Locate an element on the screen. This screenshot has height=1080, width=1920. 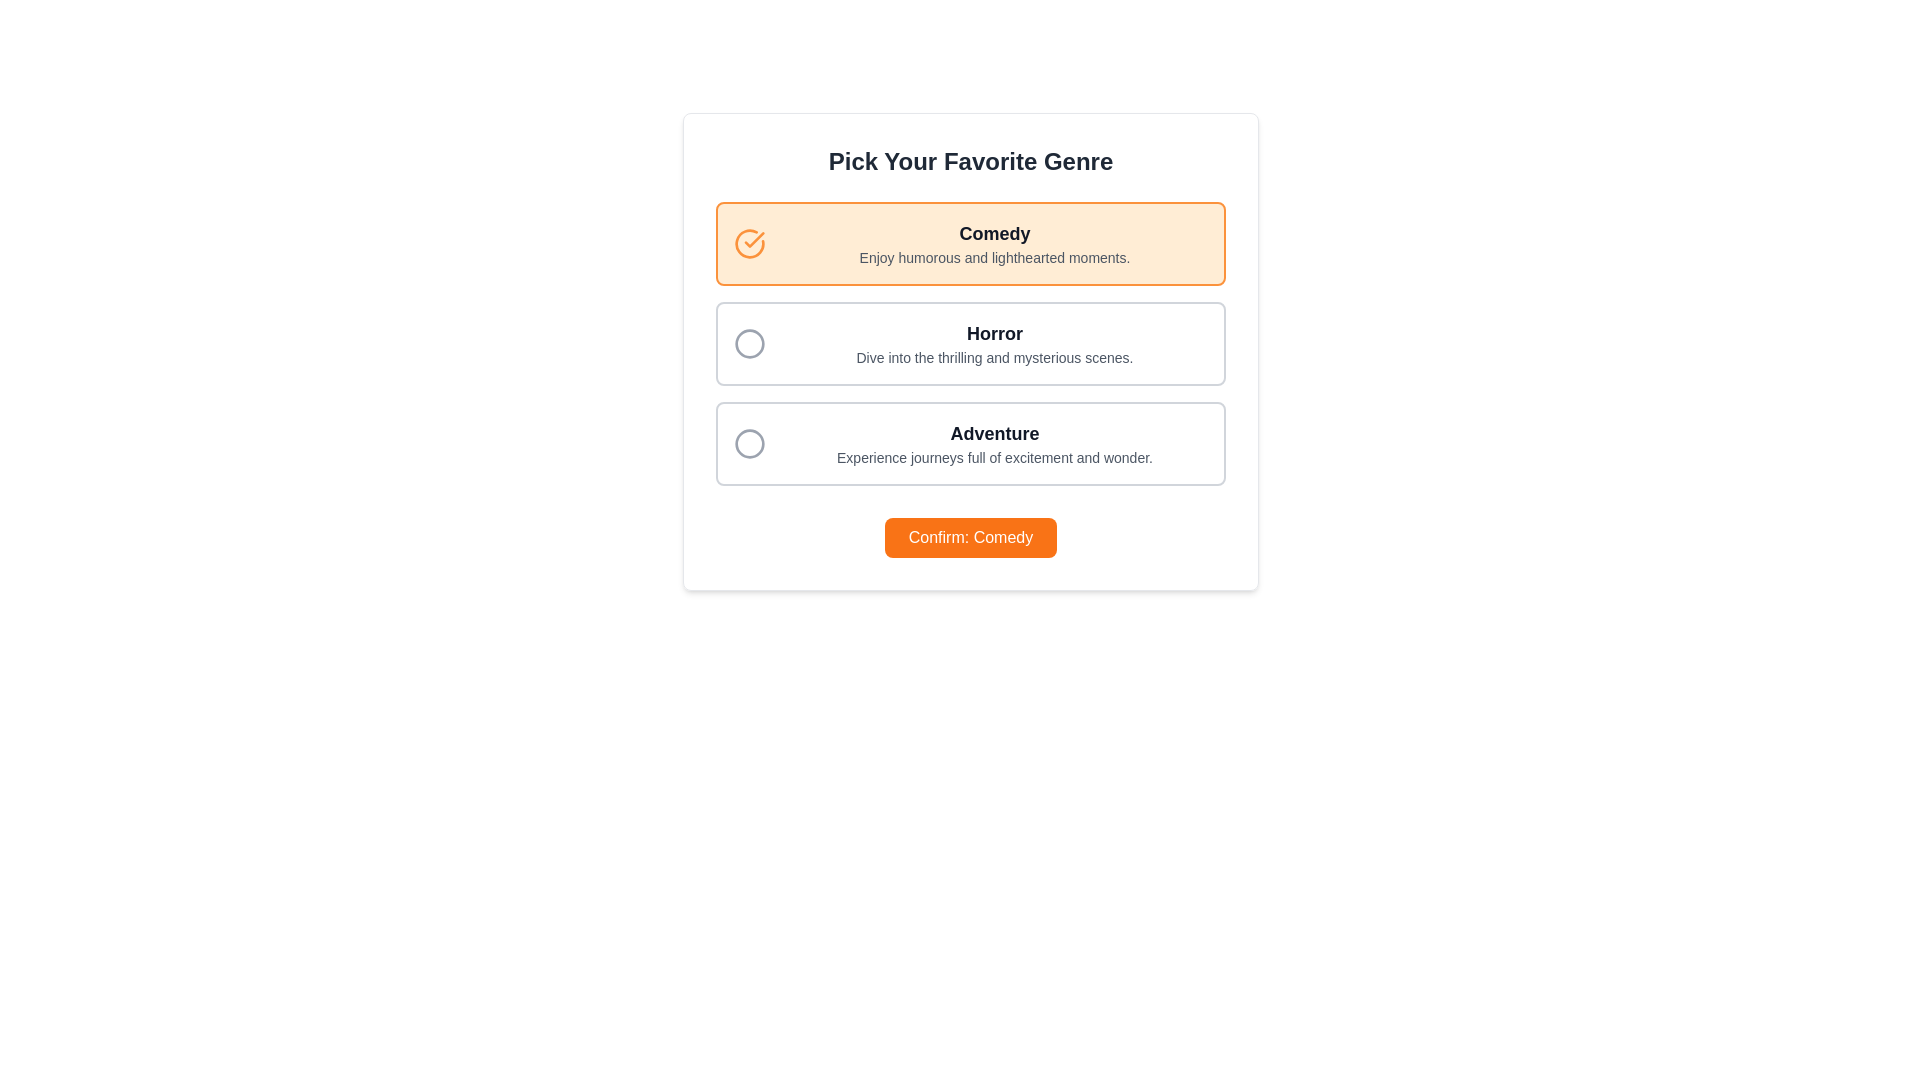
the rectangular button labeled 'Confirm: Comedy' with a bright orange background to observe a visual change is located at coordinates (970, 536).